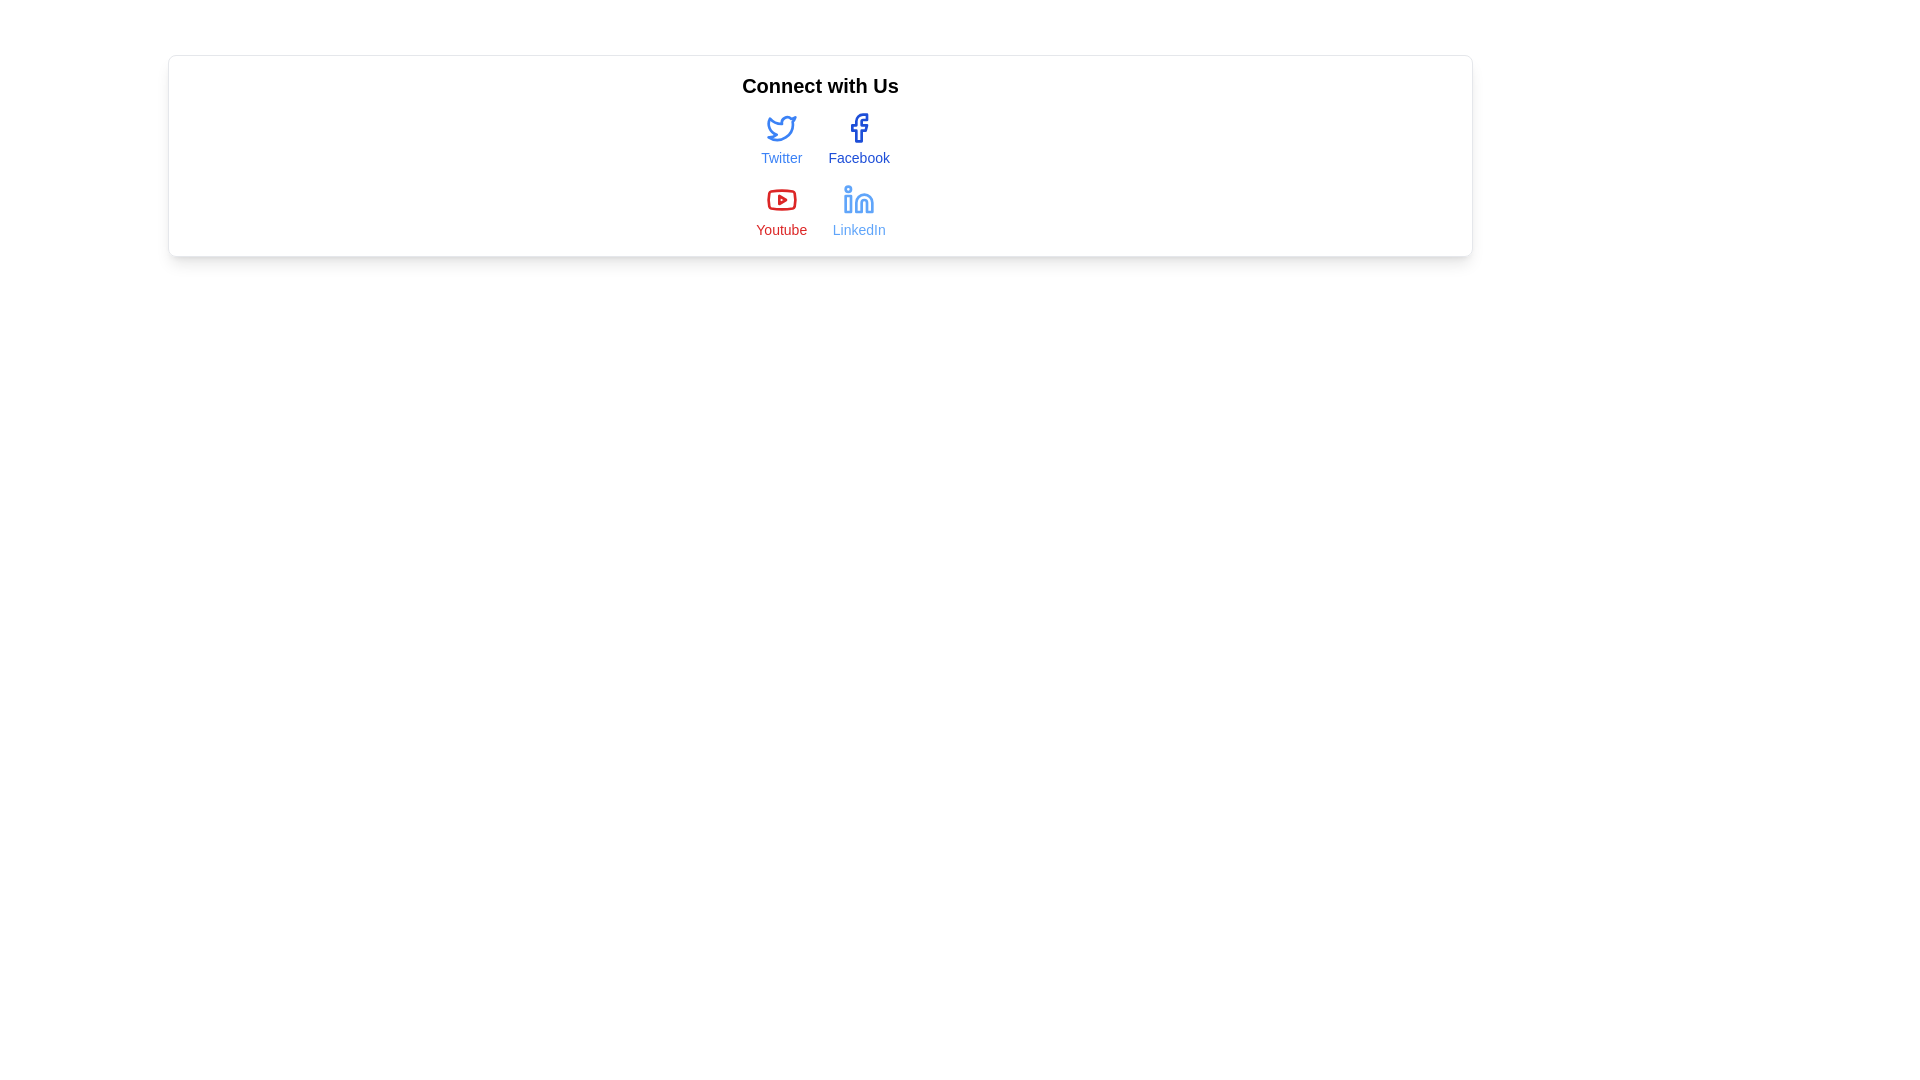 This screenshot has height=1080, width=1920. What do you see at coordinates (780, 128) in the screenshot?
I see `the Twitter icon located in the top left corner of the social media row` at bounding box center [780, 128].